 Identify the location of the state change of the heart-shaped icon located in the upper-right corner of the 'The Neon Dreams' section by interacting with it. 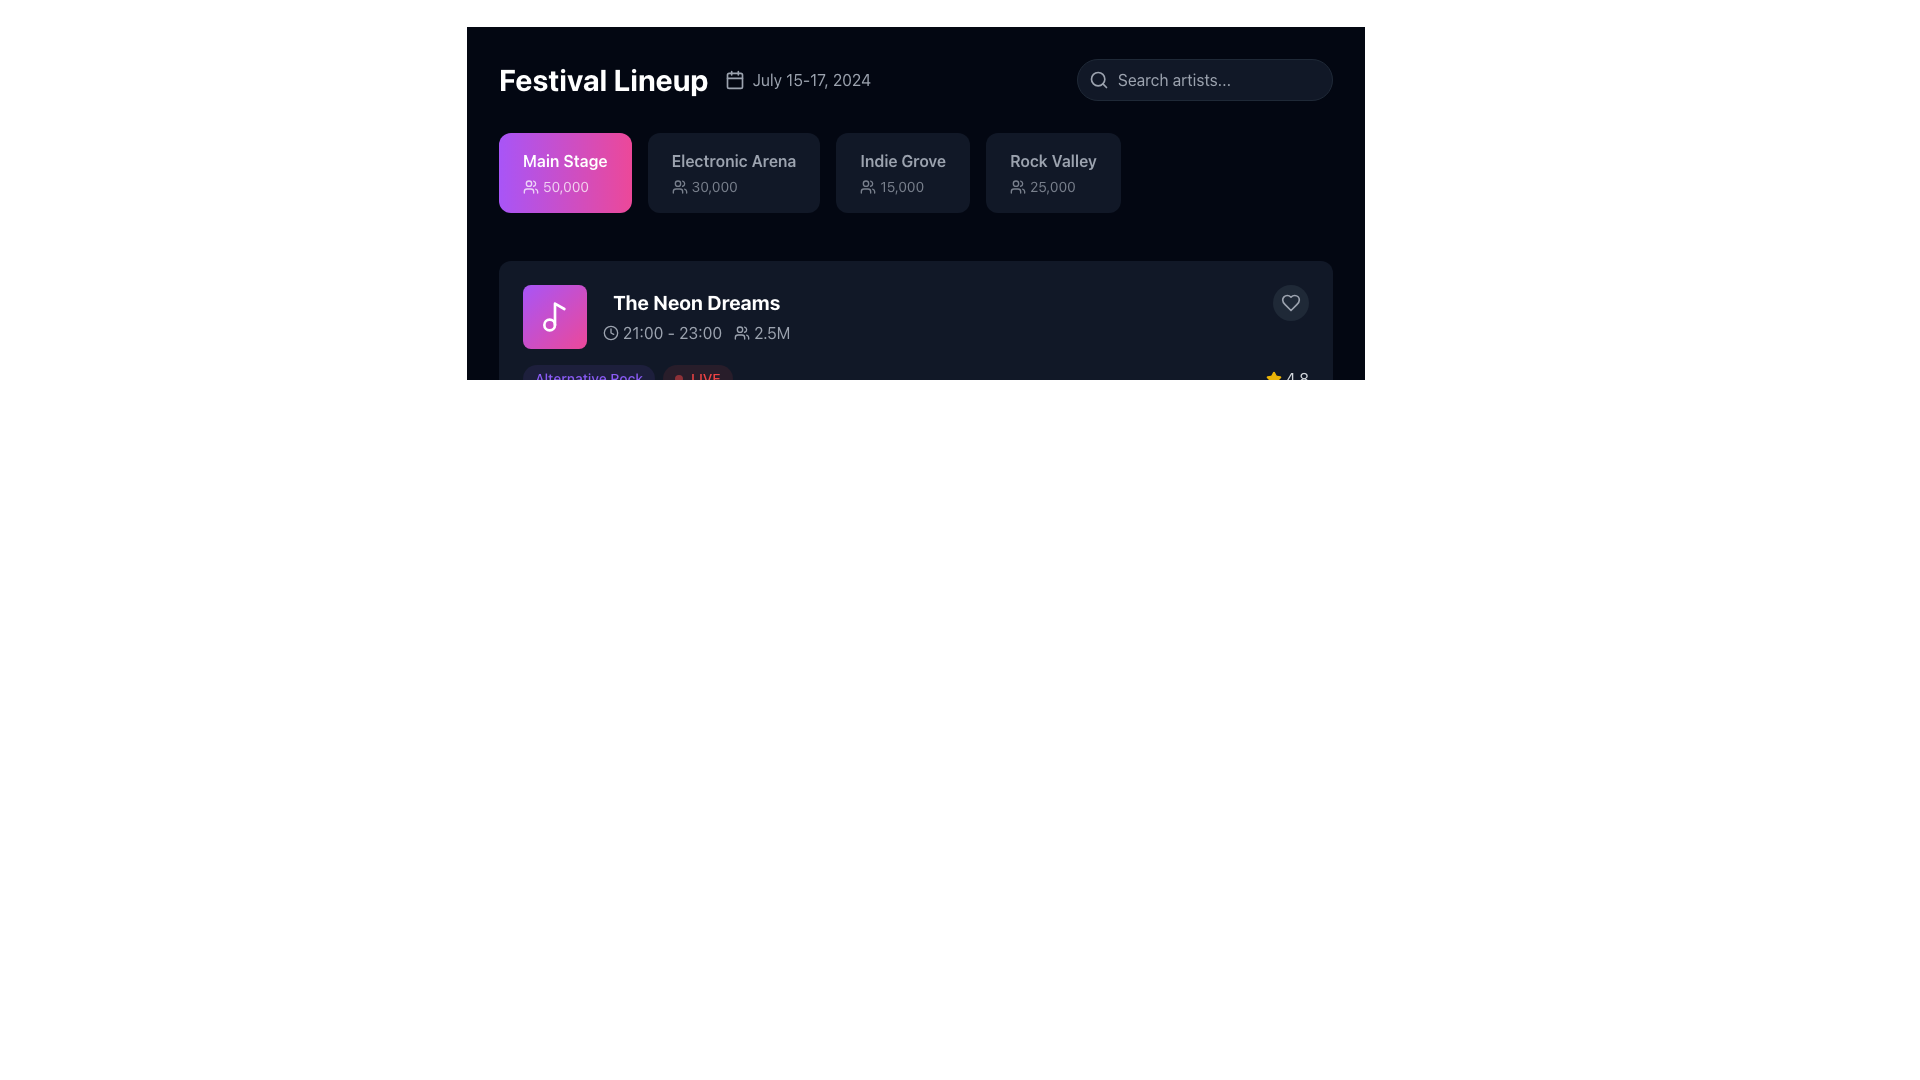
(1291, 303).